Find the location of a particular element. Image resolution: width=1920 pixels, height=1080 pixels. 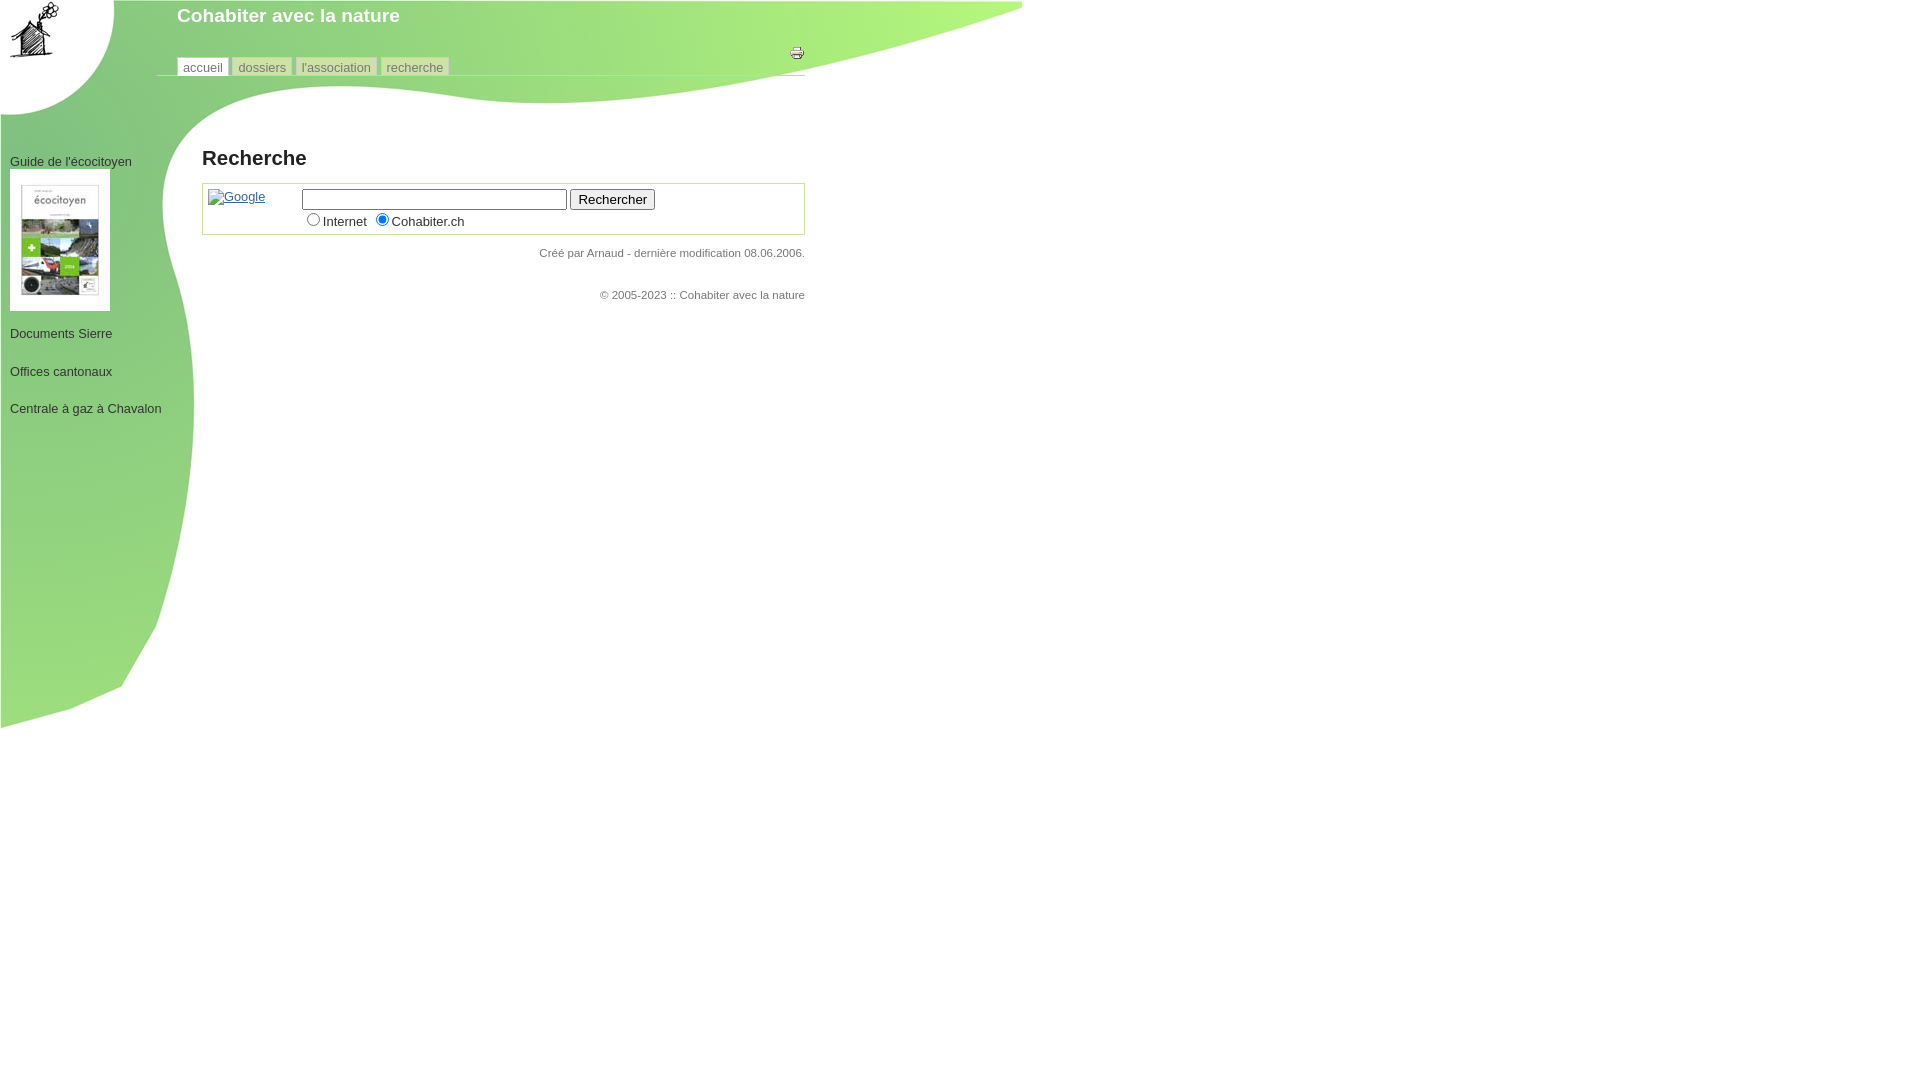

'Offices cantonaux' is located at coordinates (61, 371).